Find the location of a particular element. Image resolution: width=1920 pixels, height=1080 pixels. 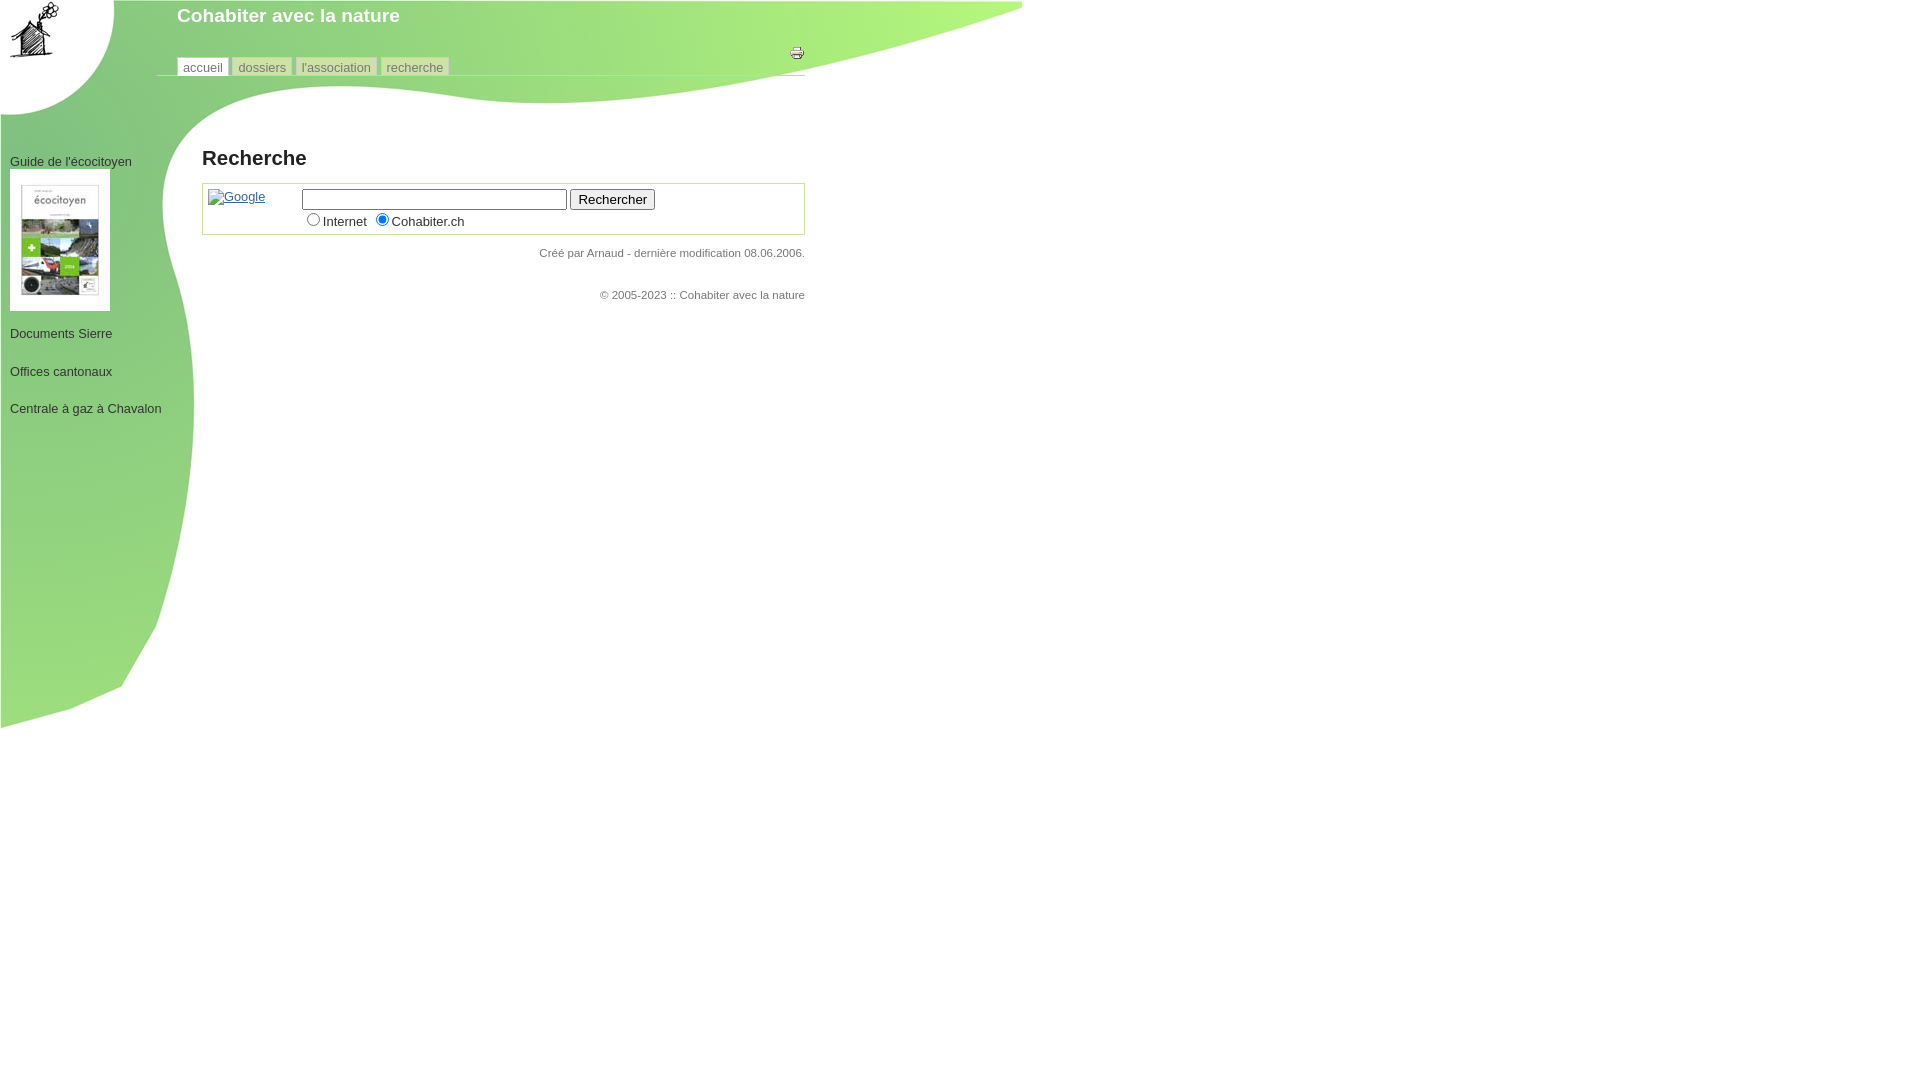

'Offices cantonaux' is located at coordinates (61, 371).